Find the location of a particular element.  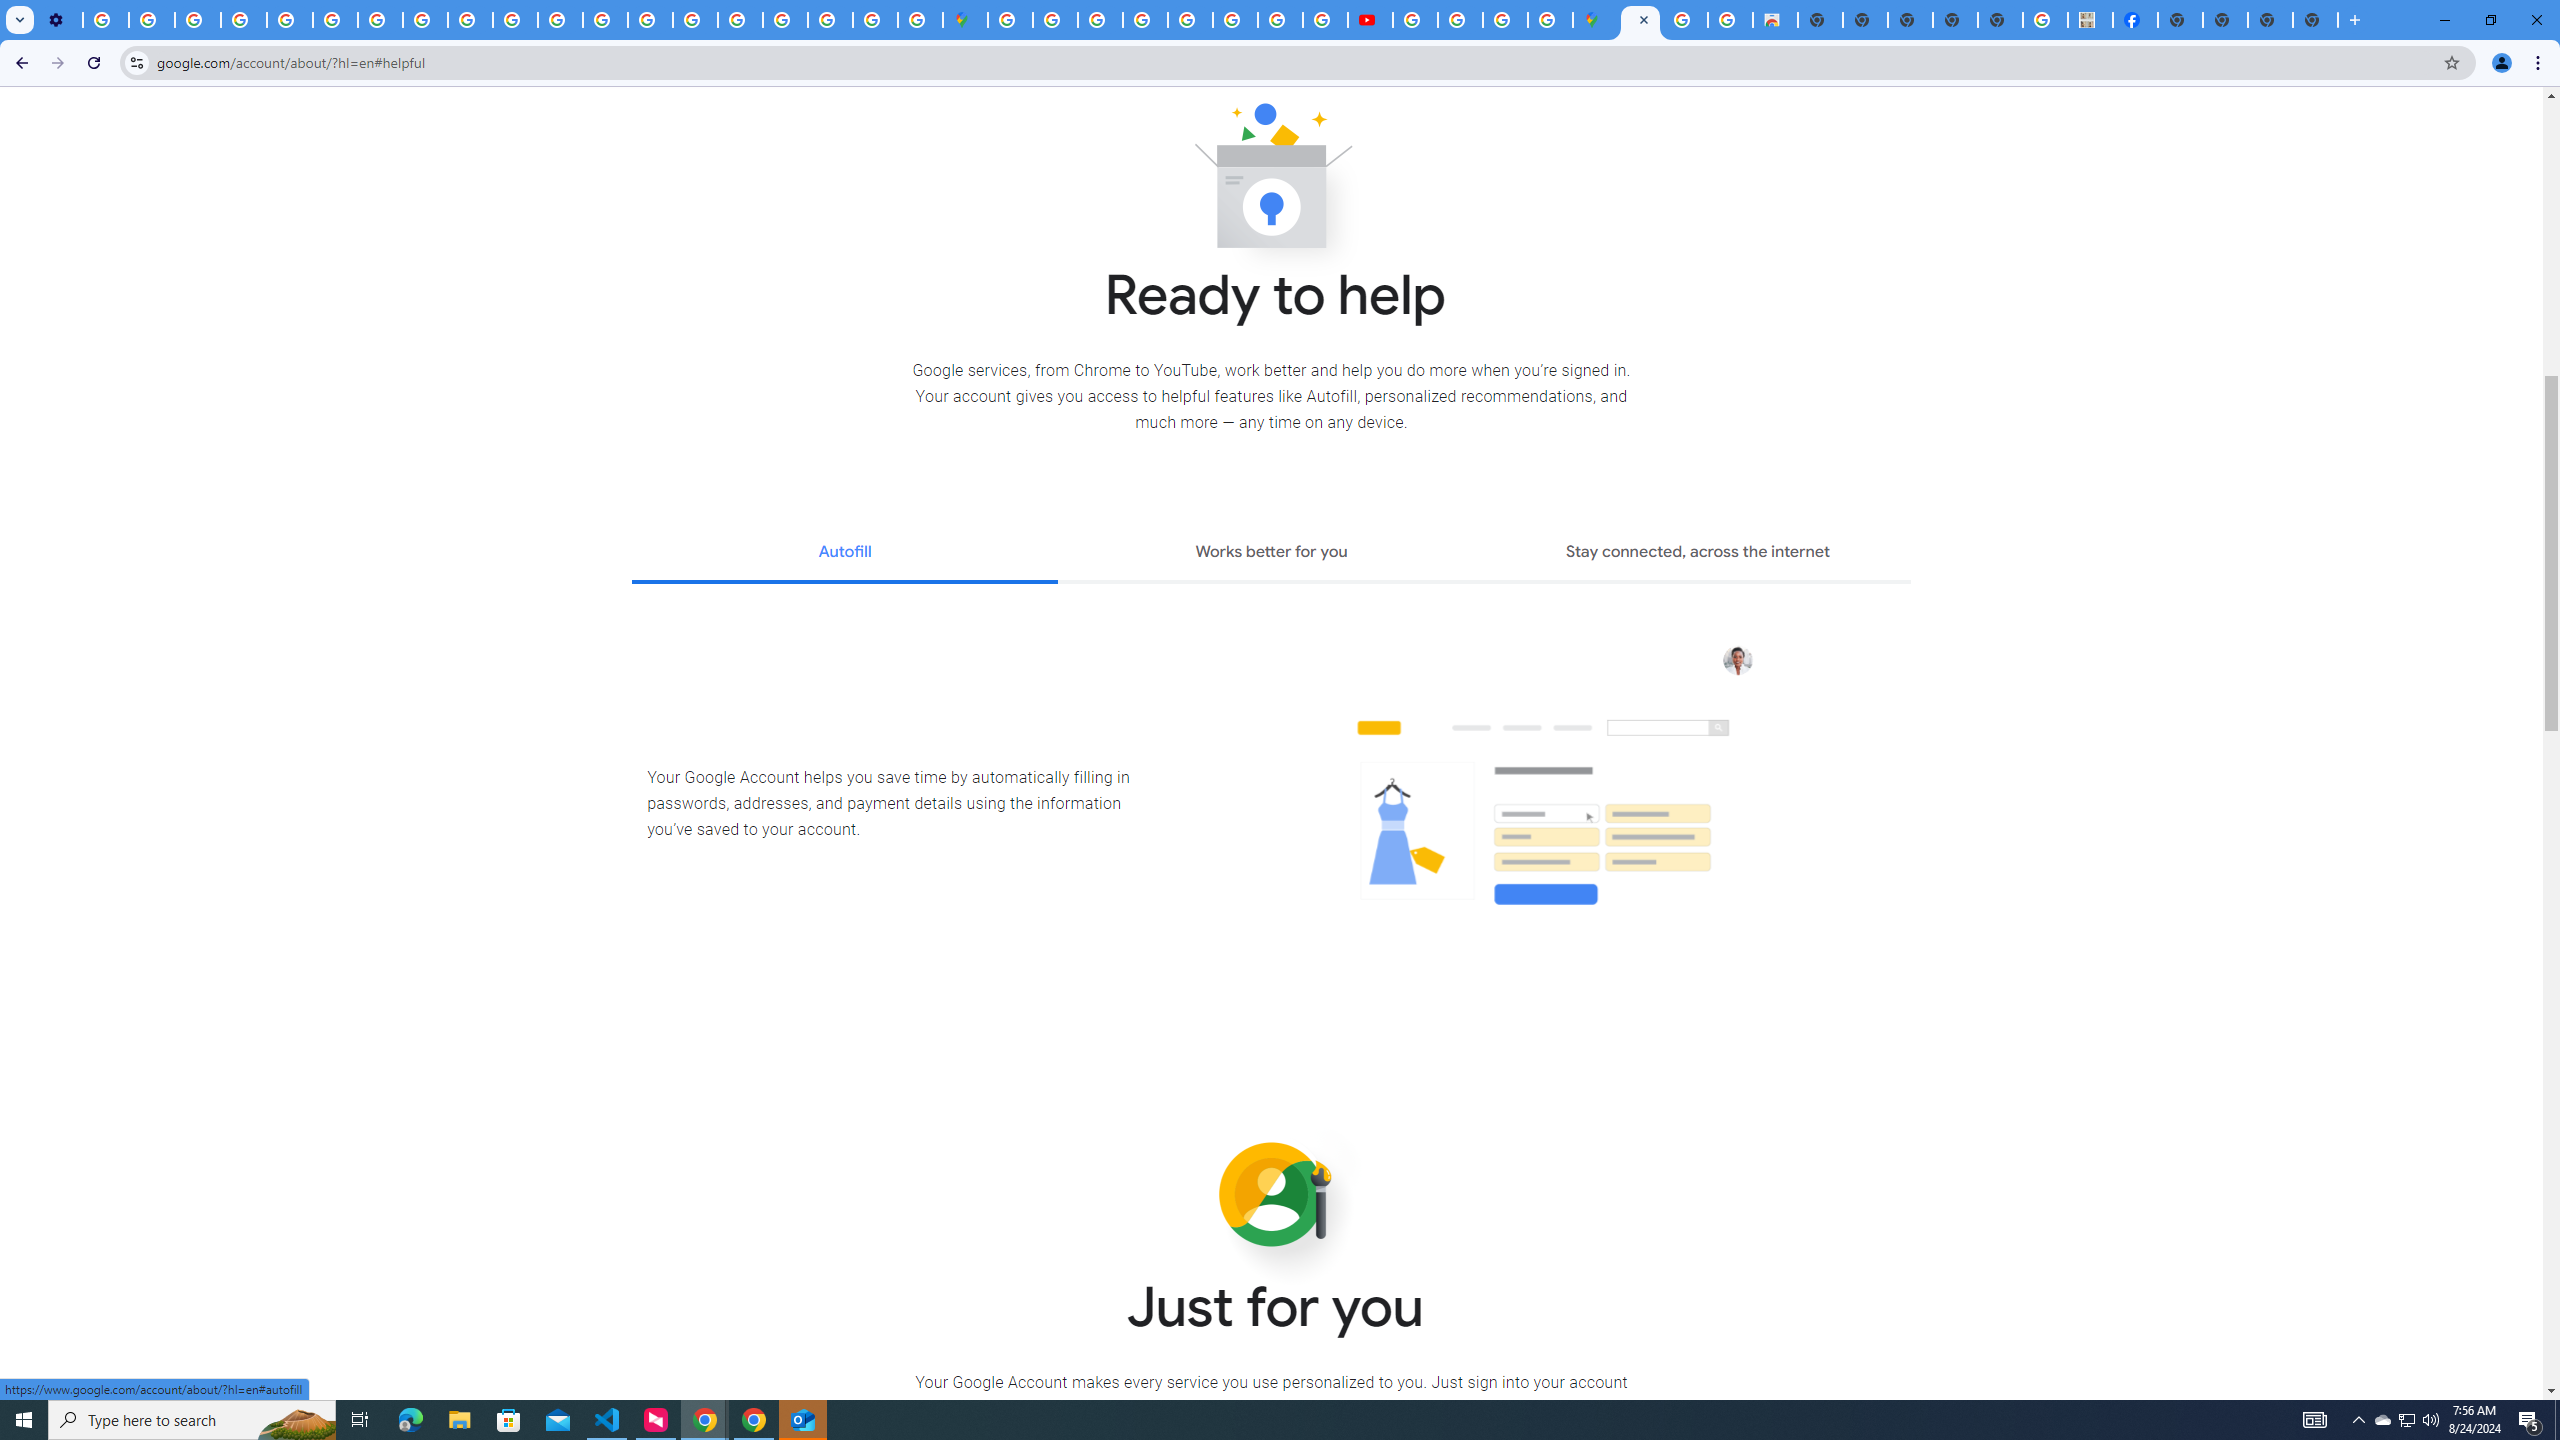

'Delete photos & videos - Computer - Google Photos Help' is located at coordinates (105, 19).